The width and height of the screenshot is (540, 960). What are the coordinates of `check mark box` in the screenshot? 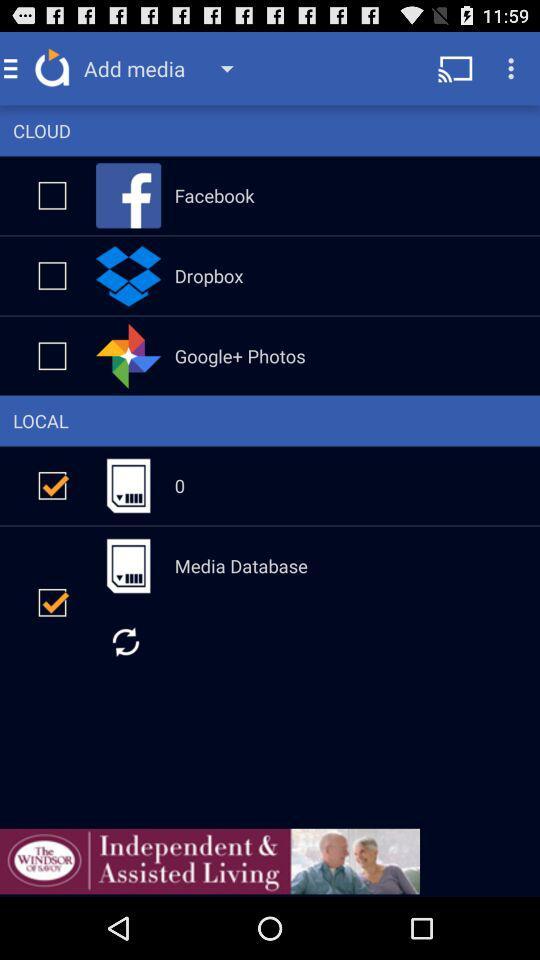 It's located at (52, 195).